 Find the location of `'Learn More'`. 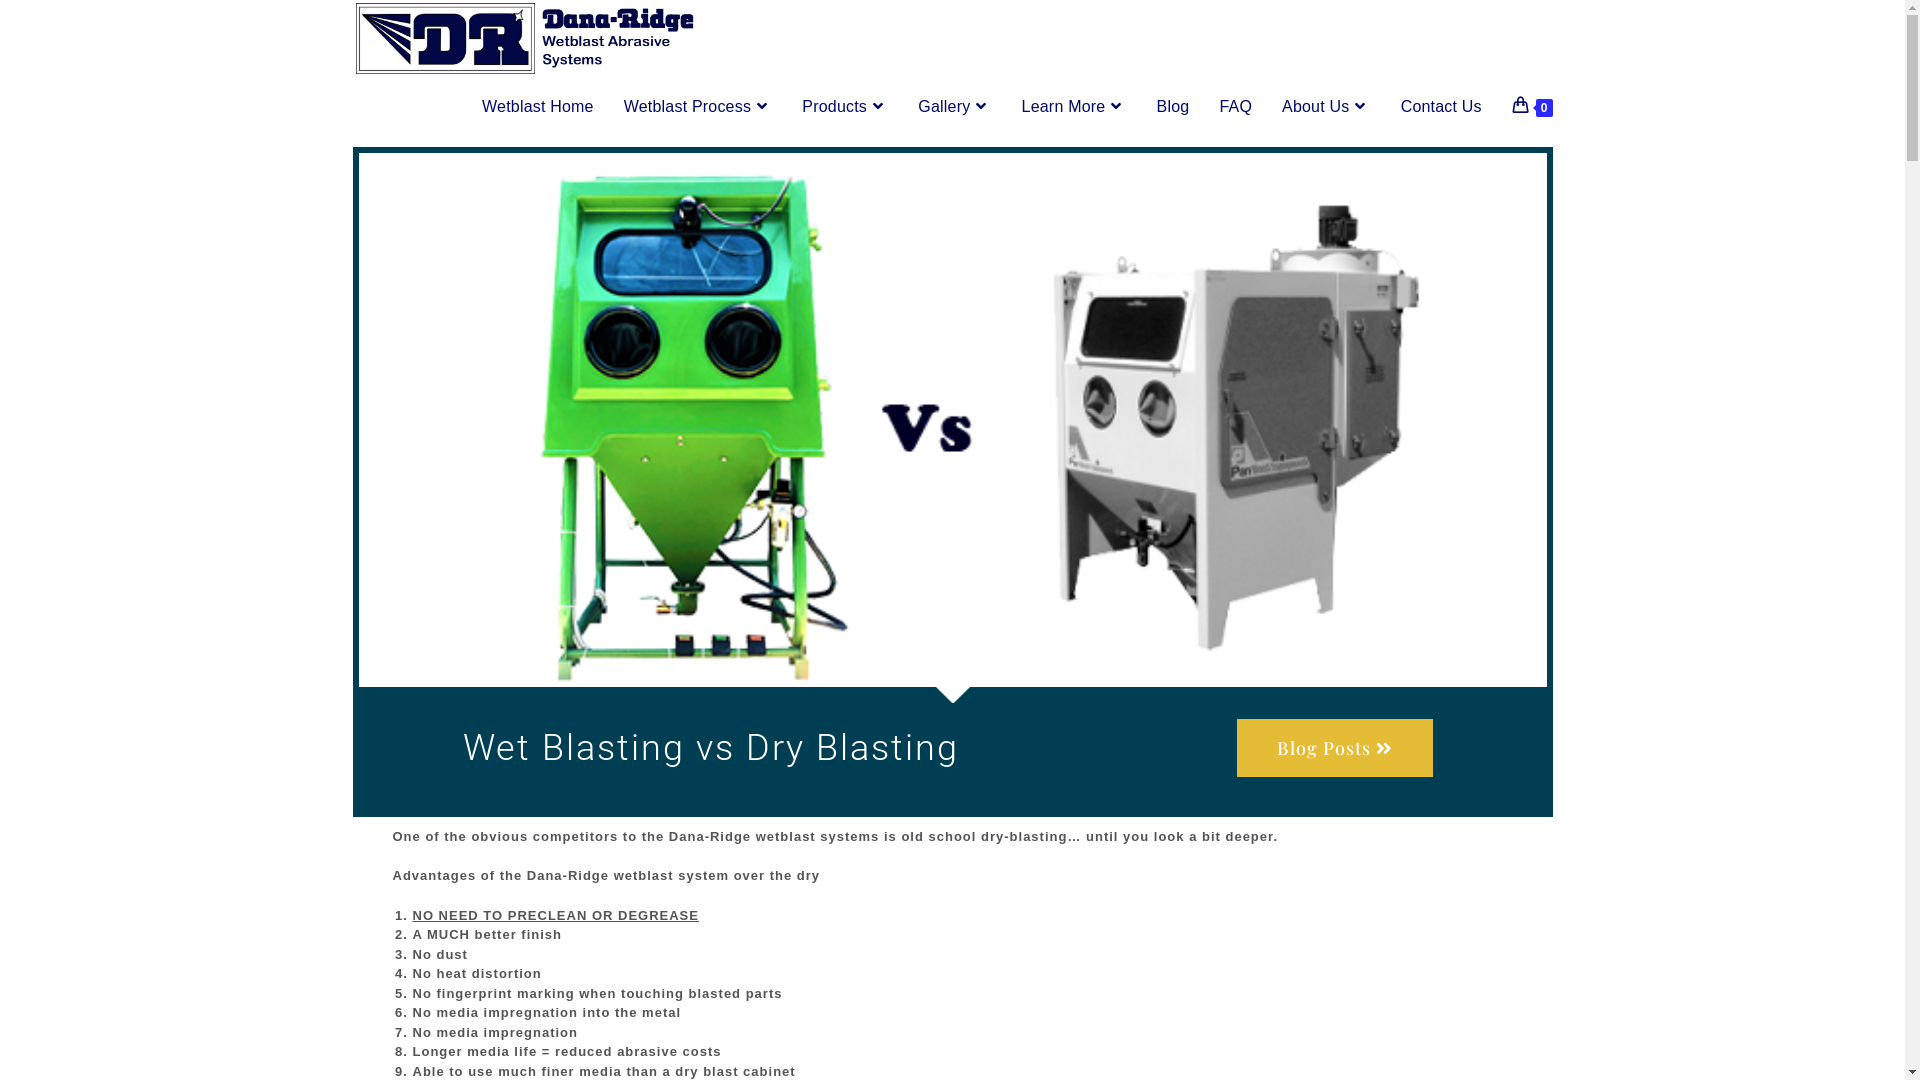

'Learn More' is located at coordinates (1073, 107).